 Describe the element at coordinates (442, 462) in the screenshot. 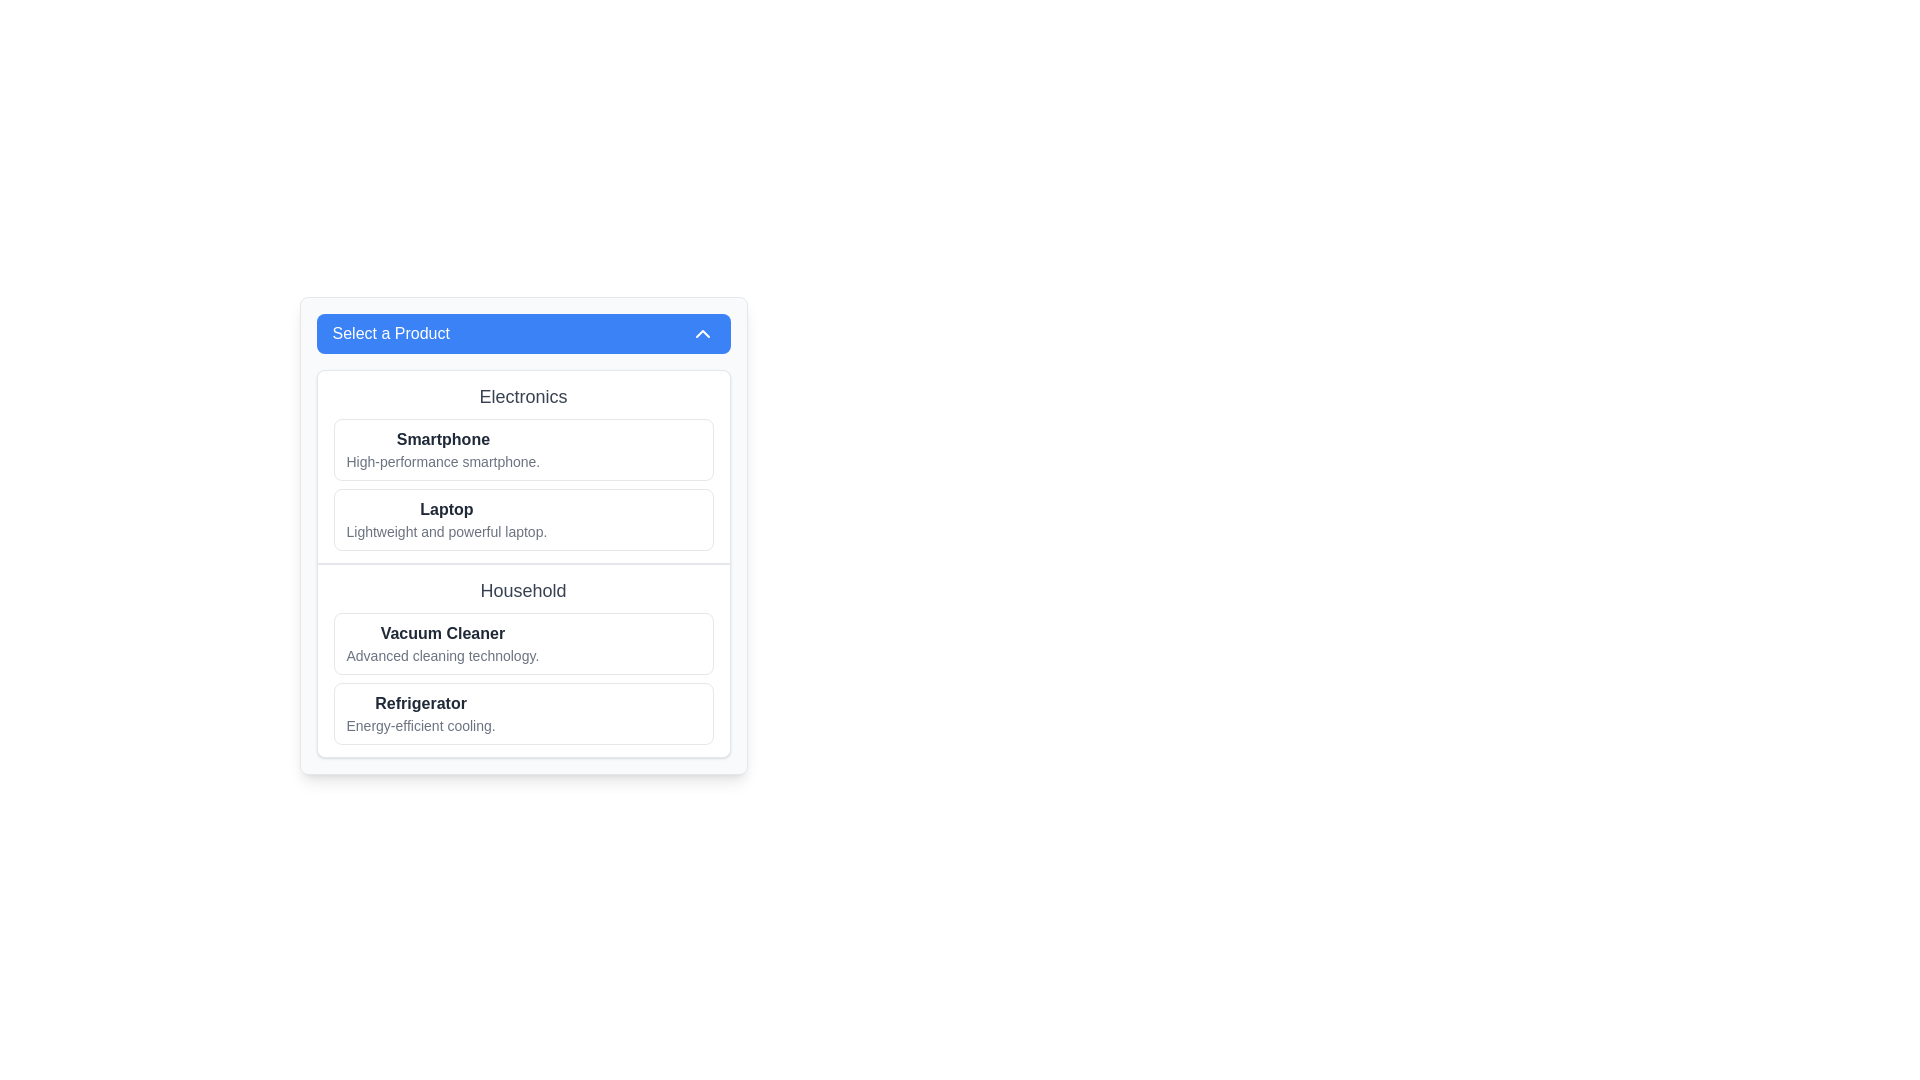

I see `the text label that reads 'High-performance smartphone.' located beneath the bold text 'Smartphone' in the 'Electronics' section of the selection panel` at that location.